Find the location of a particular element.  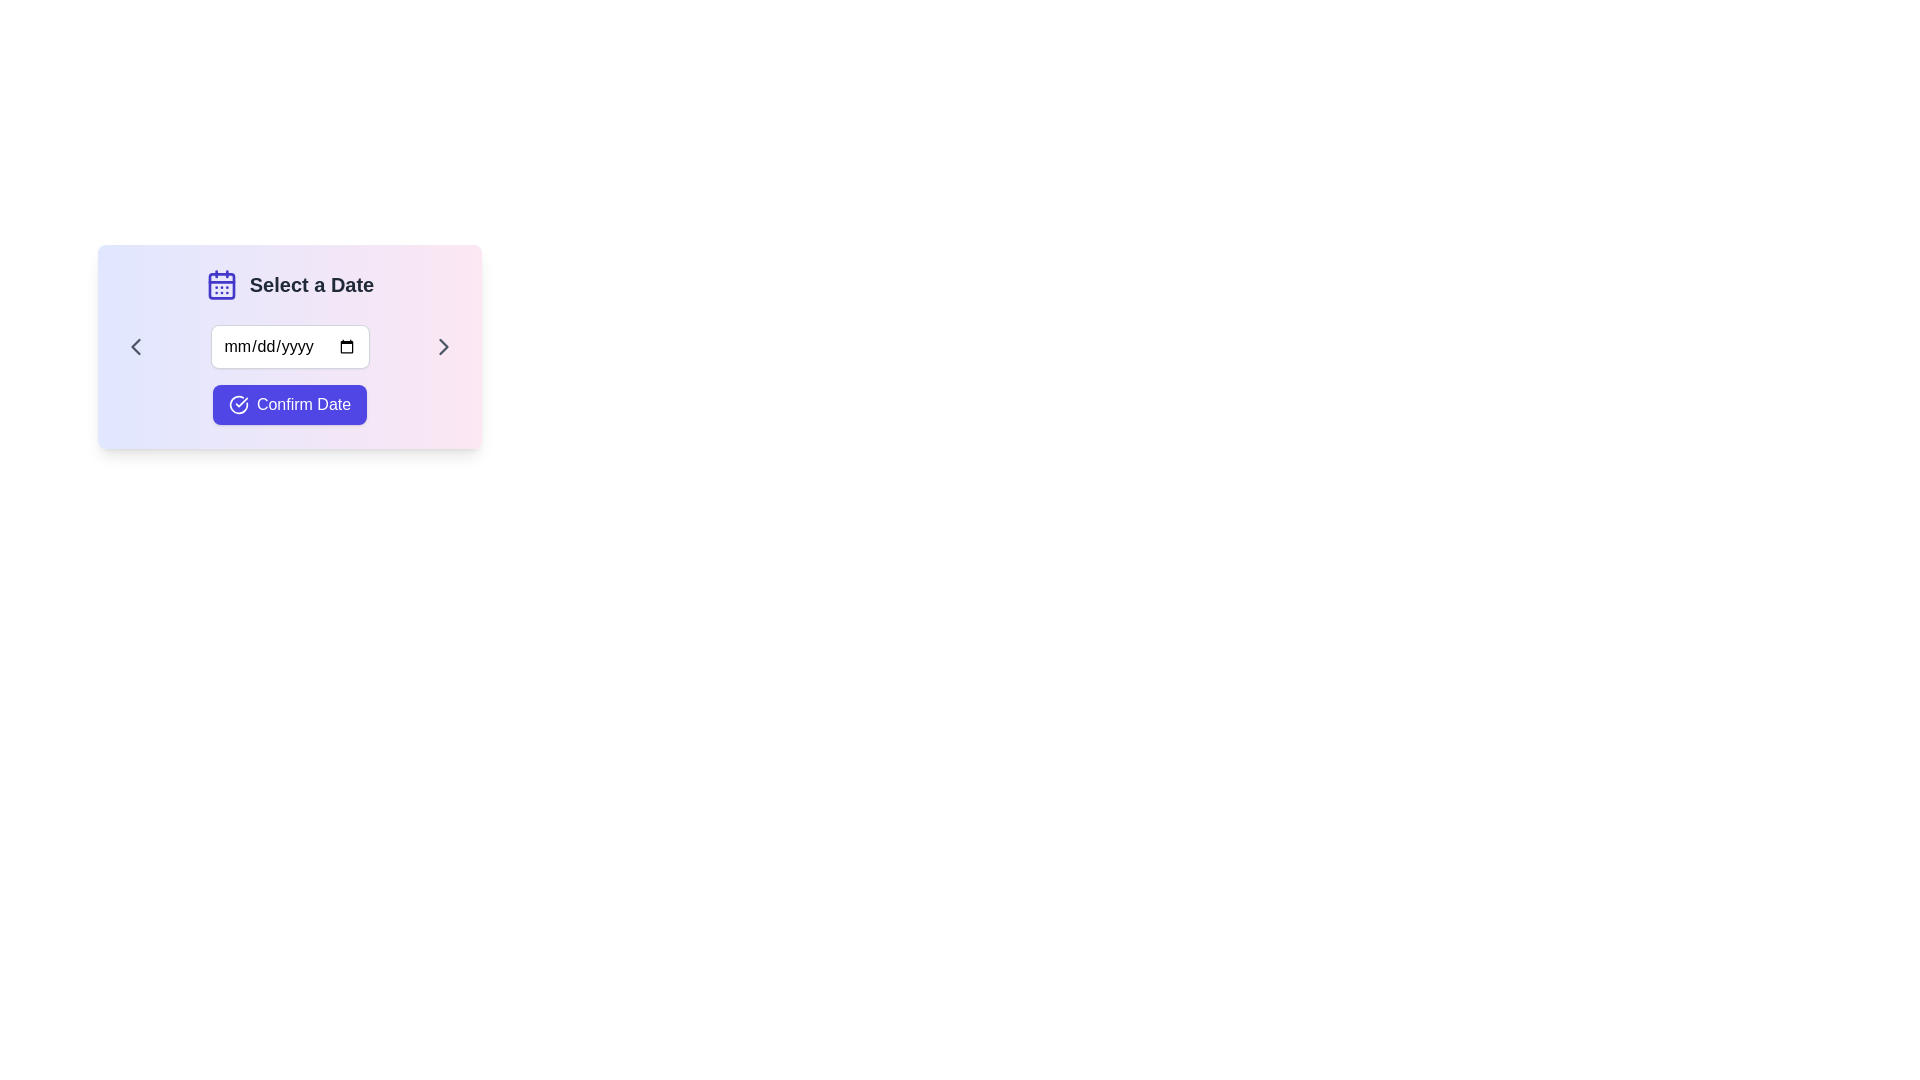

the calendar icon that indicates the date selection functionality, located in the 'Select a Date' section, positioned in the top-left corner preceding the title text is located at coordinates (221, 285).